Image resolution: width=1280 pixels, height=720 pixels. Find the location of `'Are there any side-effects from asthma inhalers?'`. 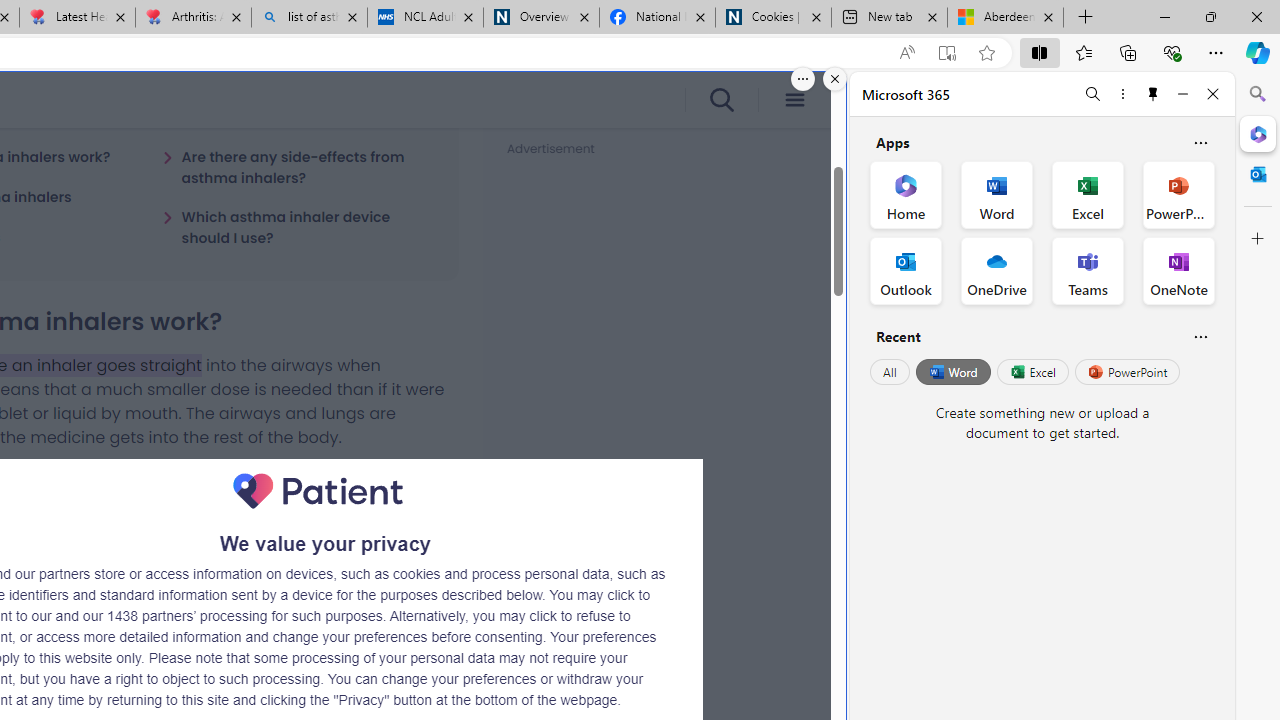

'Are there any side-effects from asthma inhalers?' is located at coordinates (297, 166).